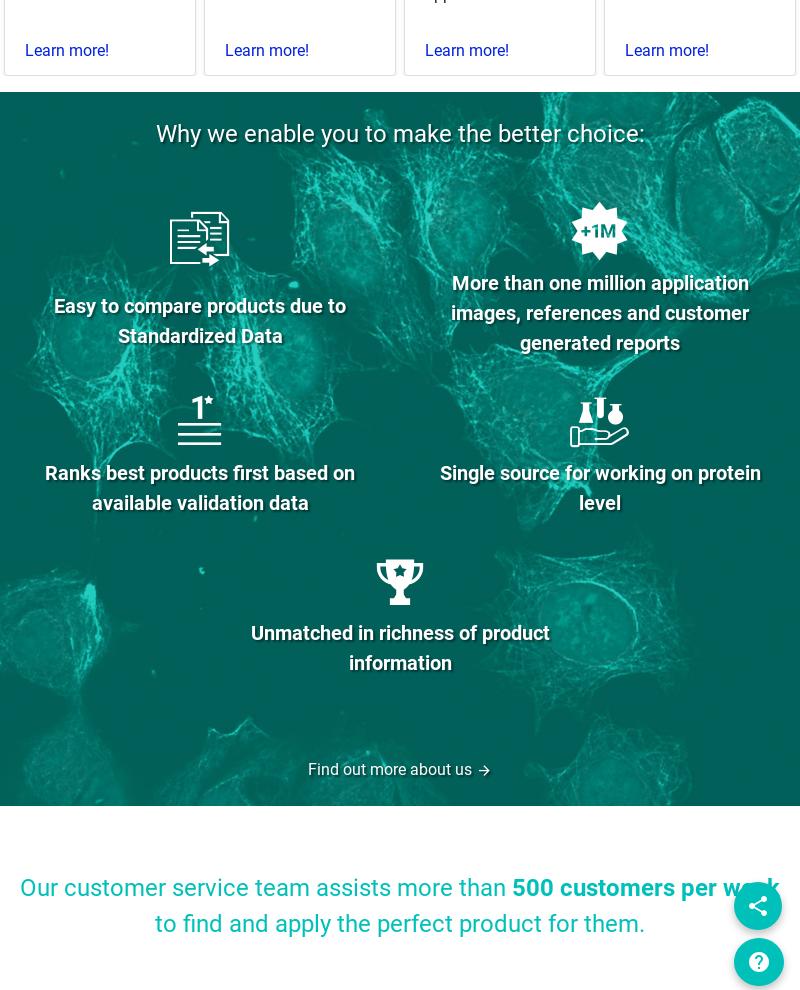  Describe the element at coordinates (200, 487) in the screenshot. I see `'Ranks best products first based on available validation data'` at that location.